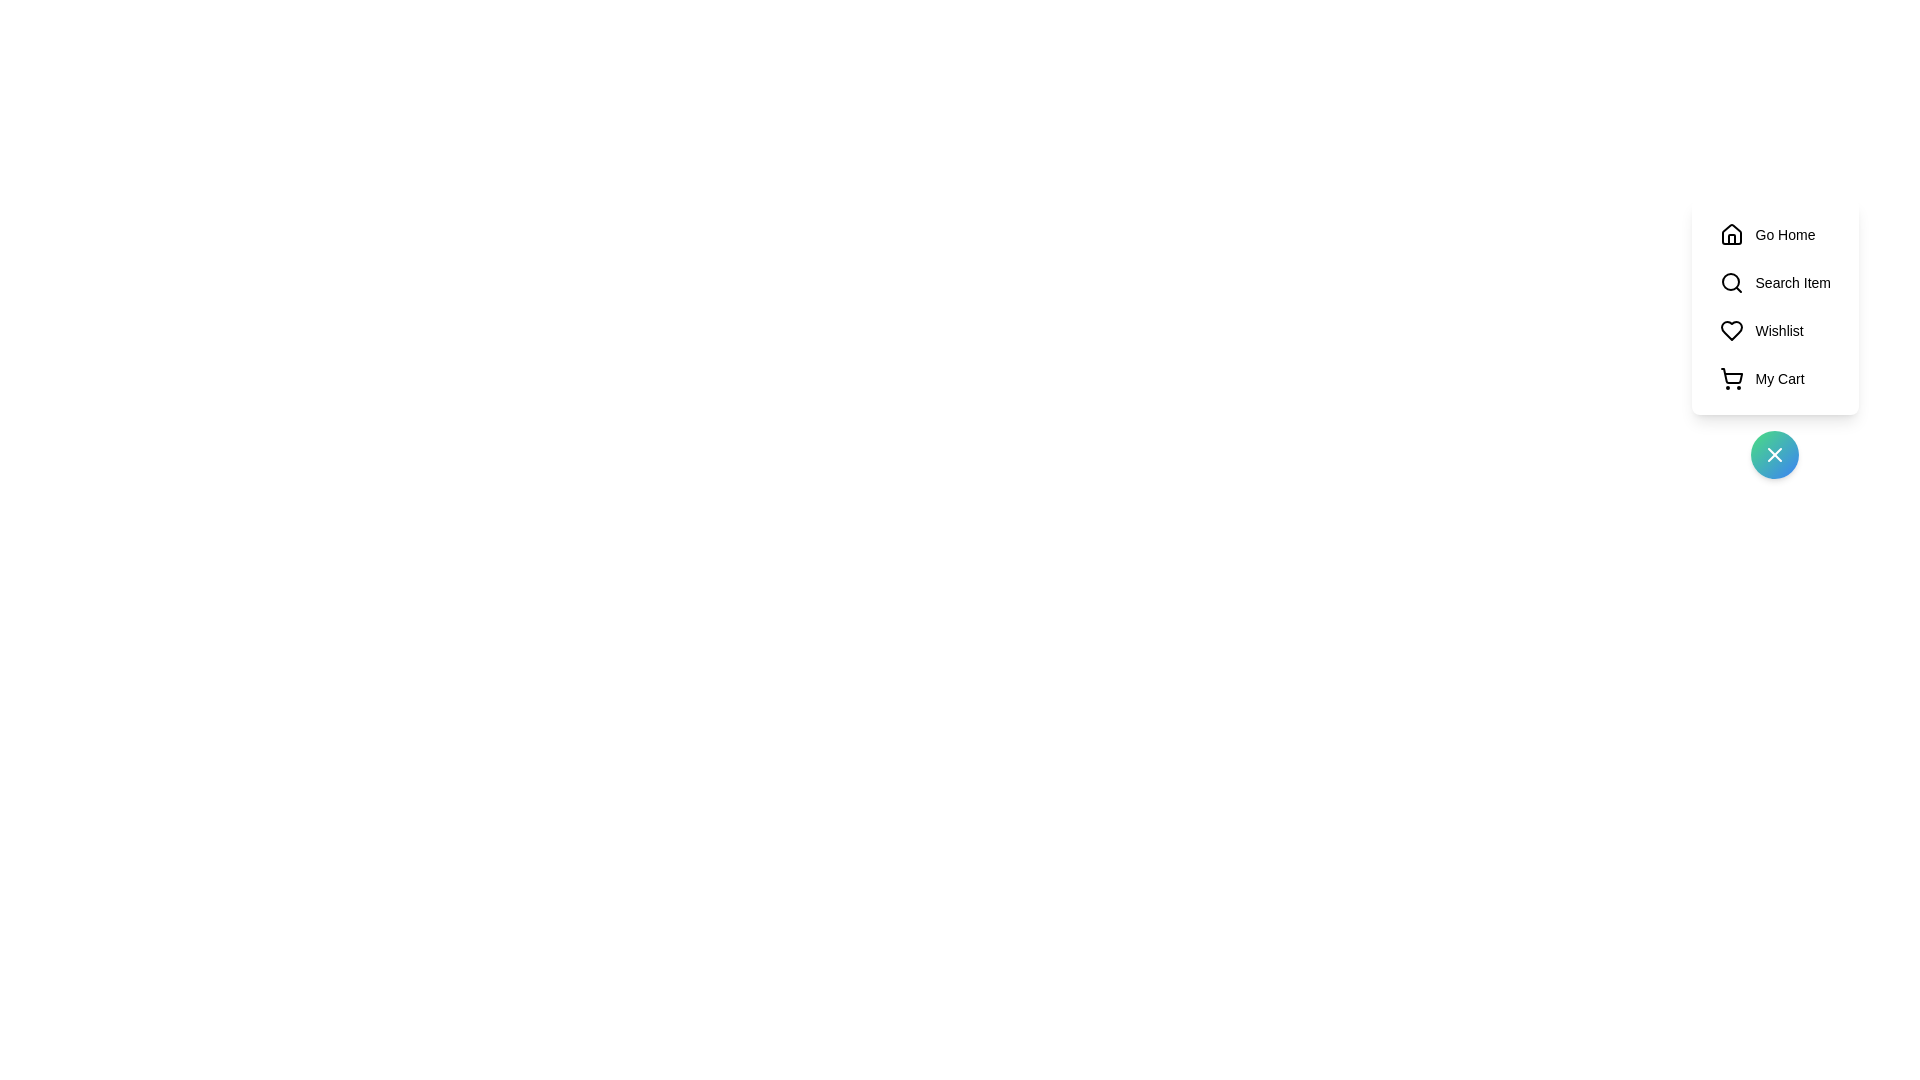 The image size is (1920, 1080). I want to click on the 'My Cart' button, so click(1775, 378).